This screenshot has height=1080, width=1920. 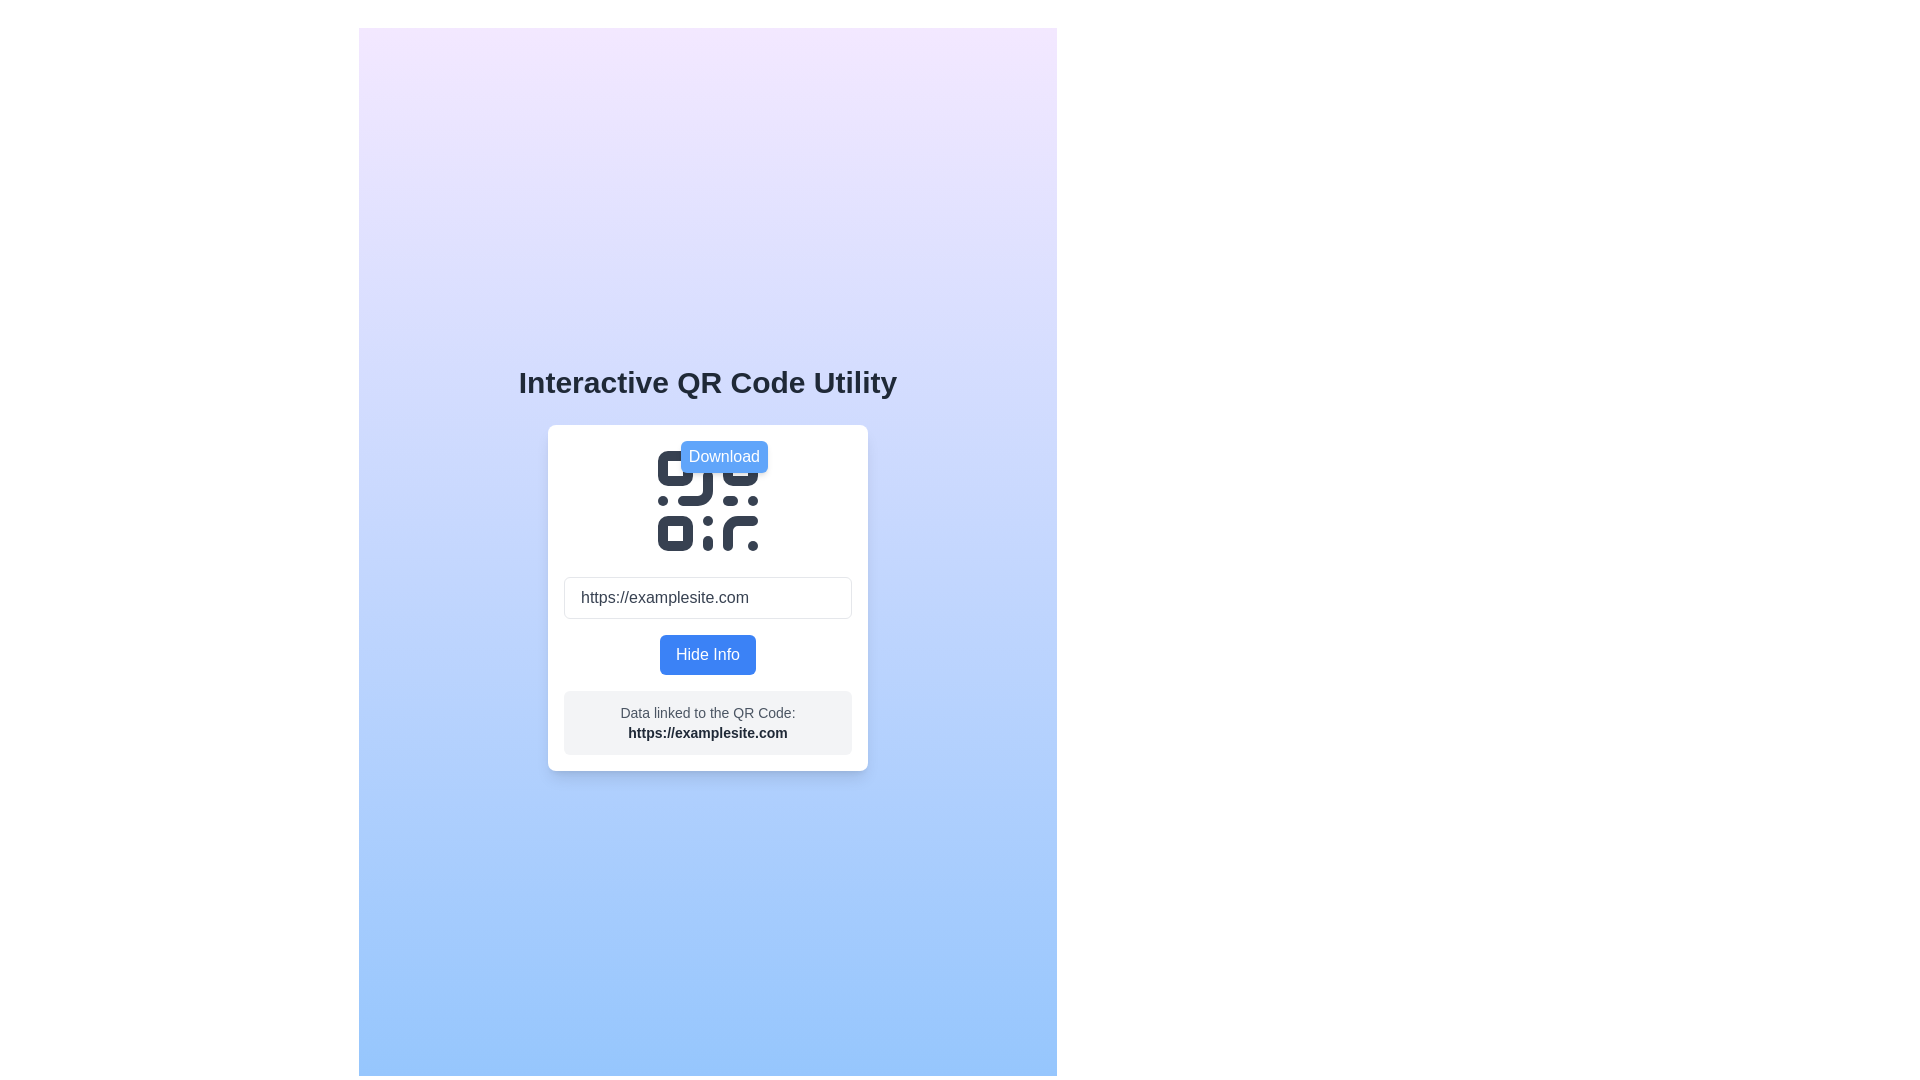 I want to click on the Text display that shows the URL linked to the QR code, located below the description 'Data linked to the QR Code:' in a rounded light gray box, so click(x=708, y=732).